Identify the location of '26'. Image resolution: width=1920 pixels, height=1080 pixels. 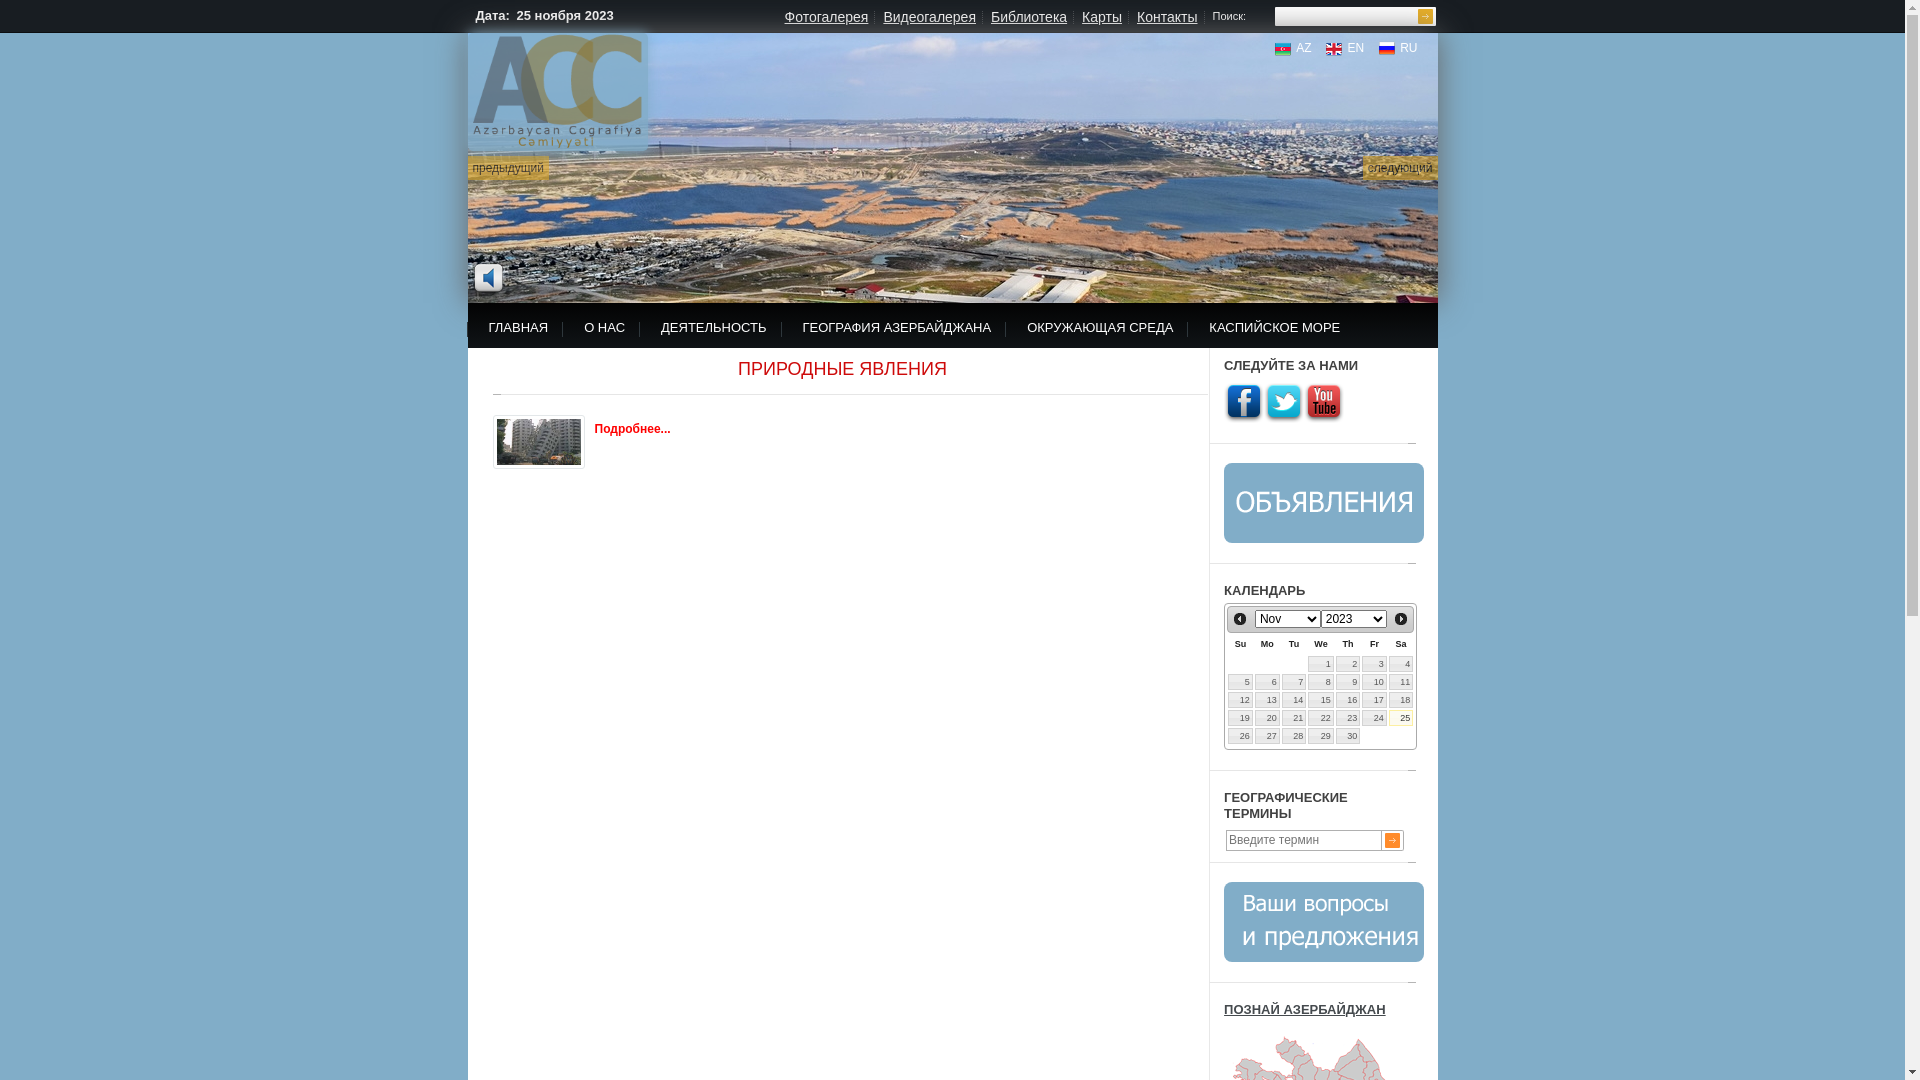
(1238, 736).